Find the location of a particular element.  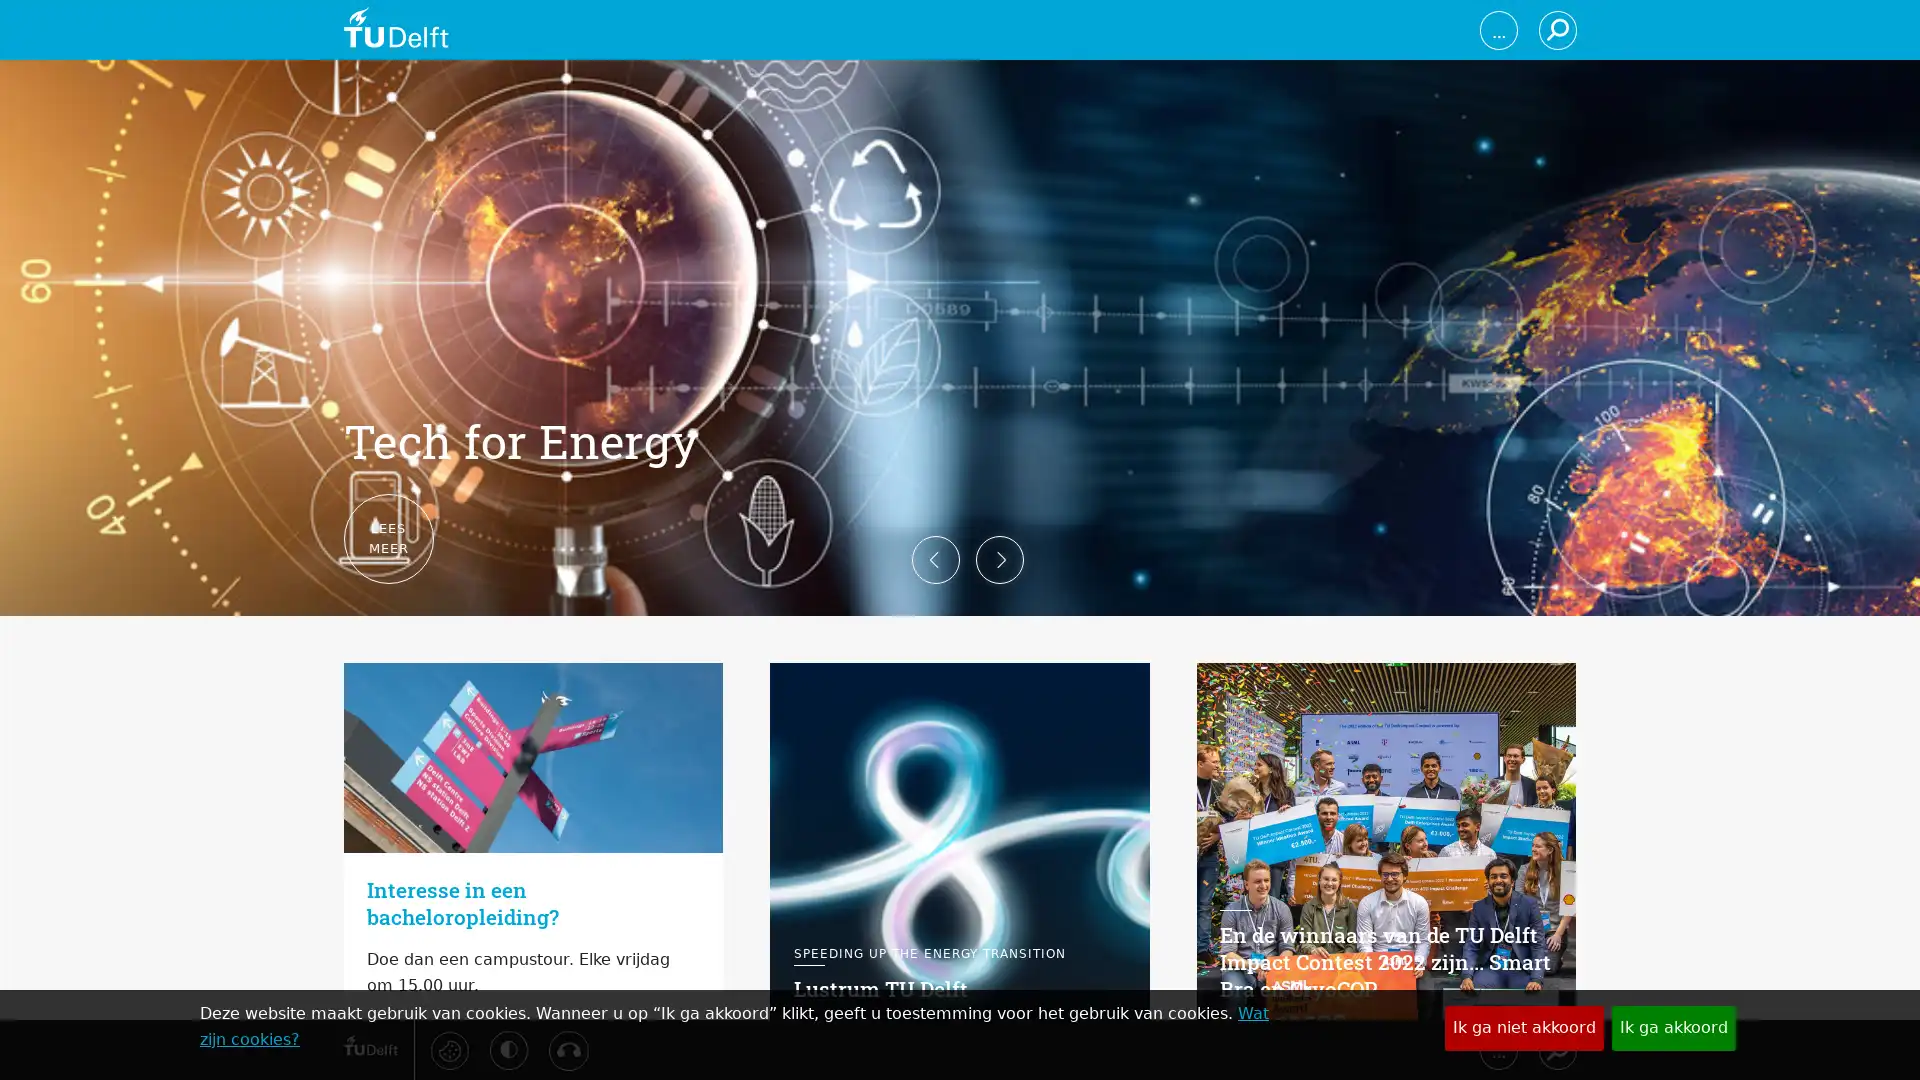

Luister met de ReachDeck-werkbalk is located at coordinates (566, 1049).